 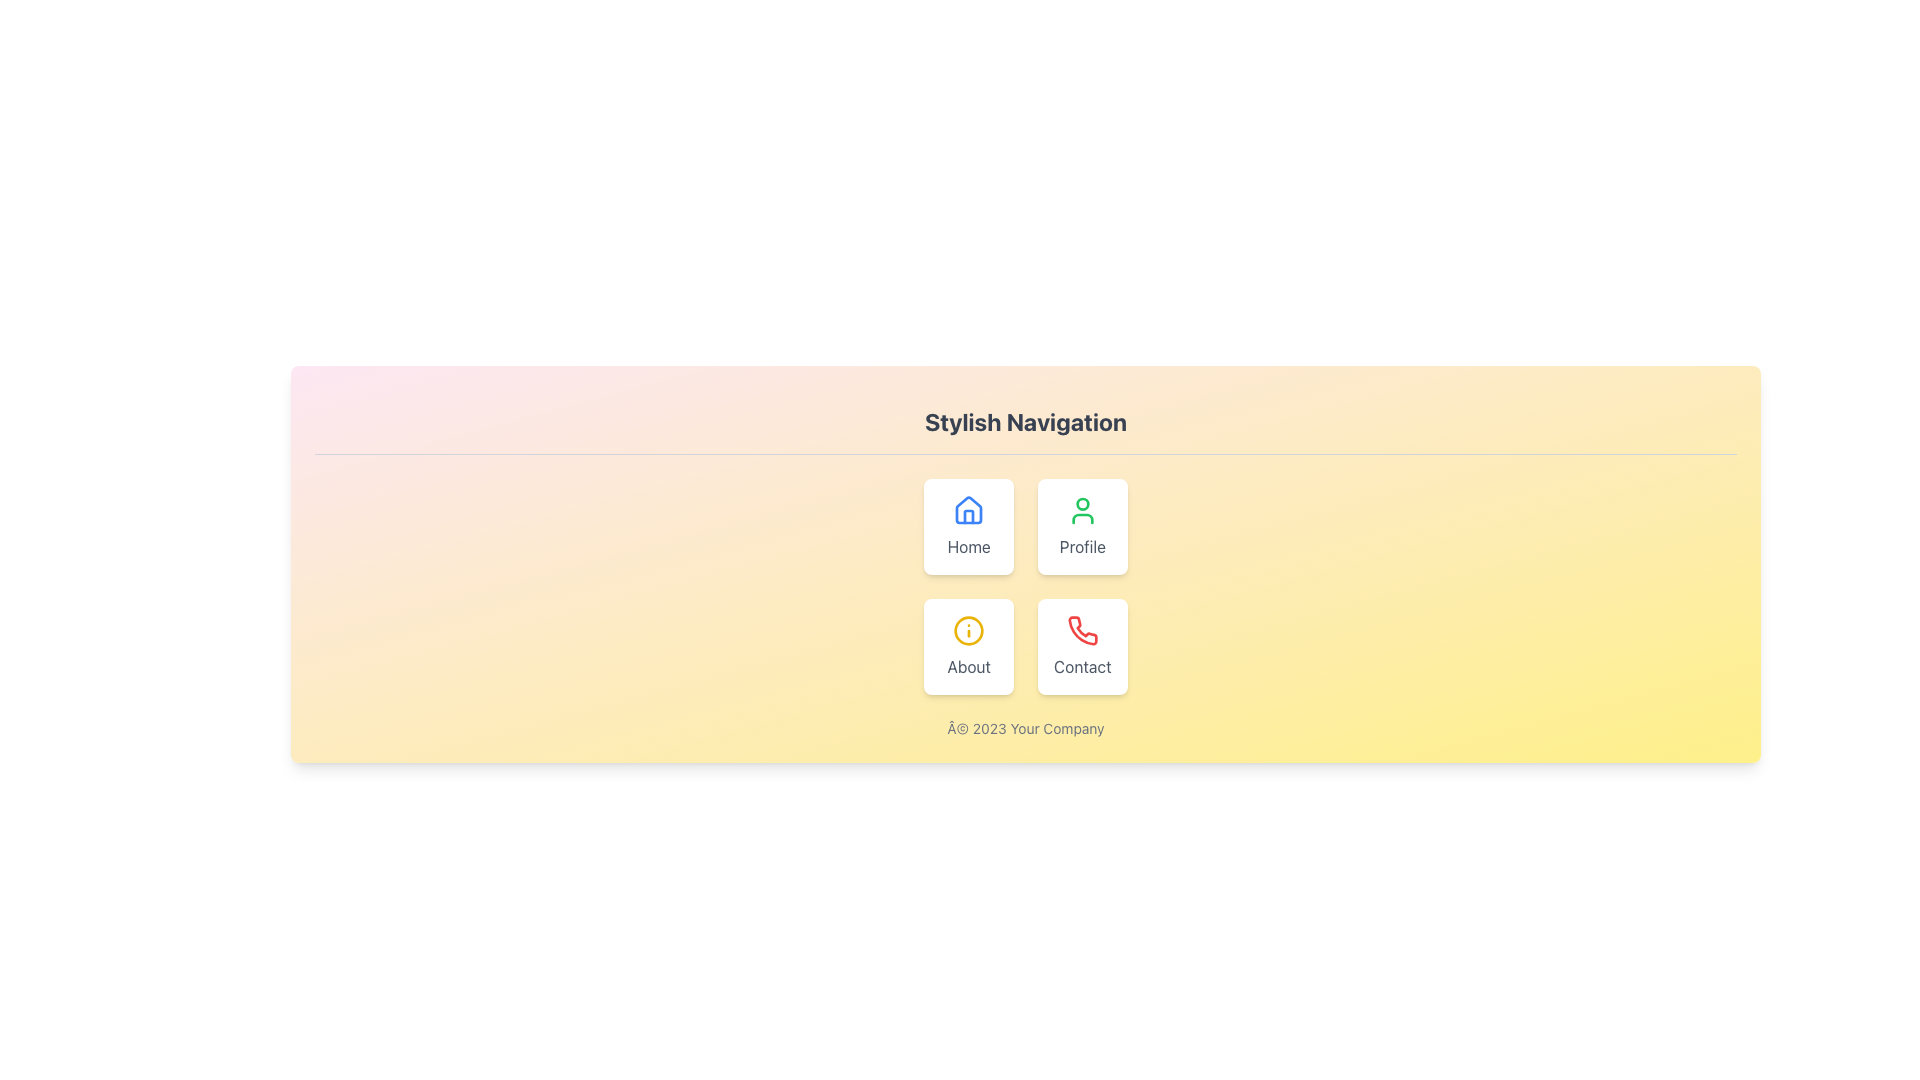 What do you see at coordinates (1081, 547) in the screenshot?
I see `the 'Profile' text label which describes the associated profile navigation button located below the user profile icon` at bounding box center [1081, 547].